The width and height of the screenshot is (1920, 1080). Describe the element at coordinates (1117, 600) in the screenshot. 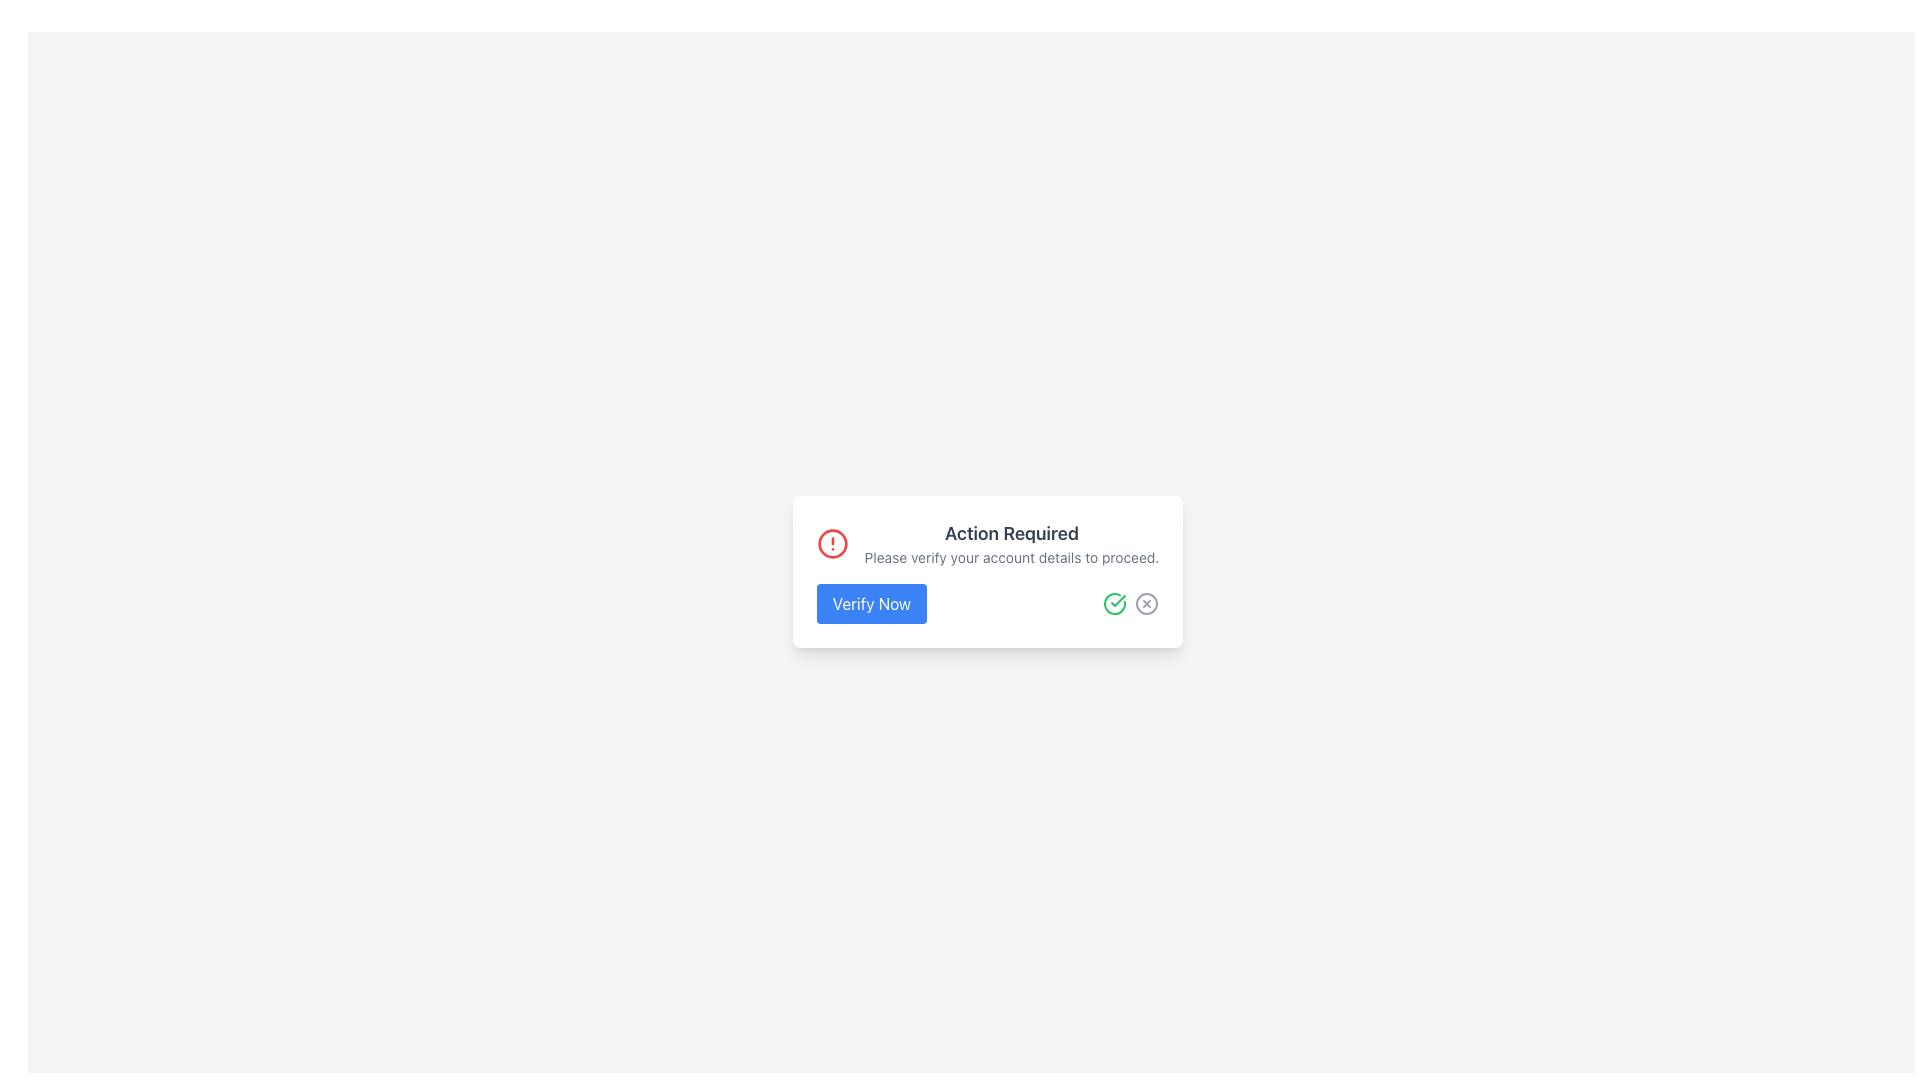

I see `the approval icon located at the bottom right of the dialog box, adjacent to the 'X' icon, which signifies successful verification` at that location.